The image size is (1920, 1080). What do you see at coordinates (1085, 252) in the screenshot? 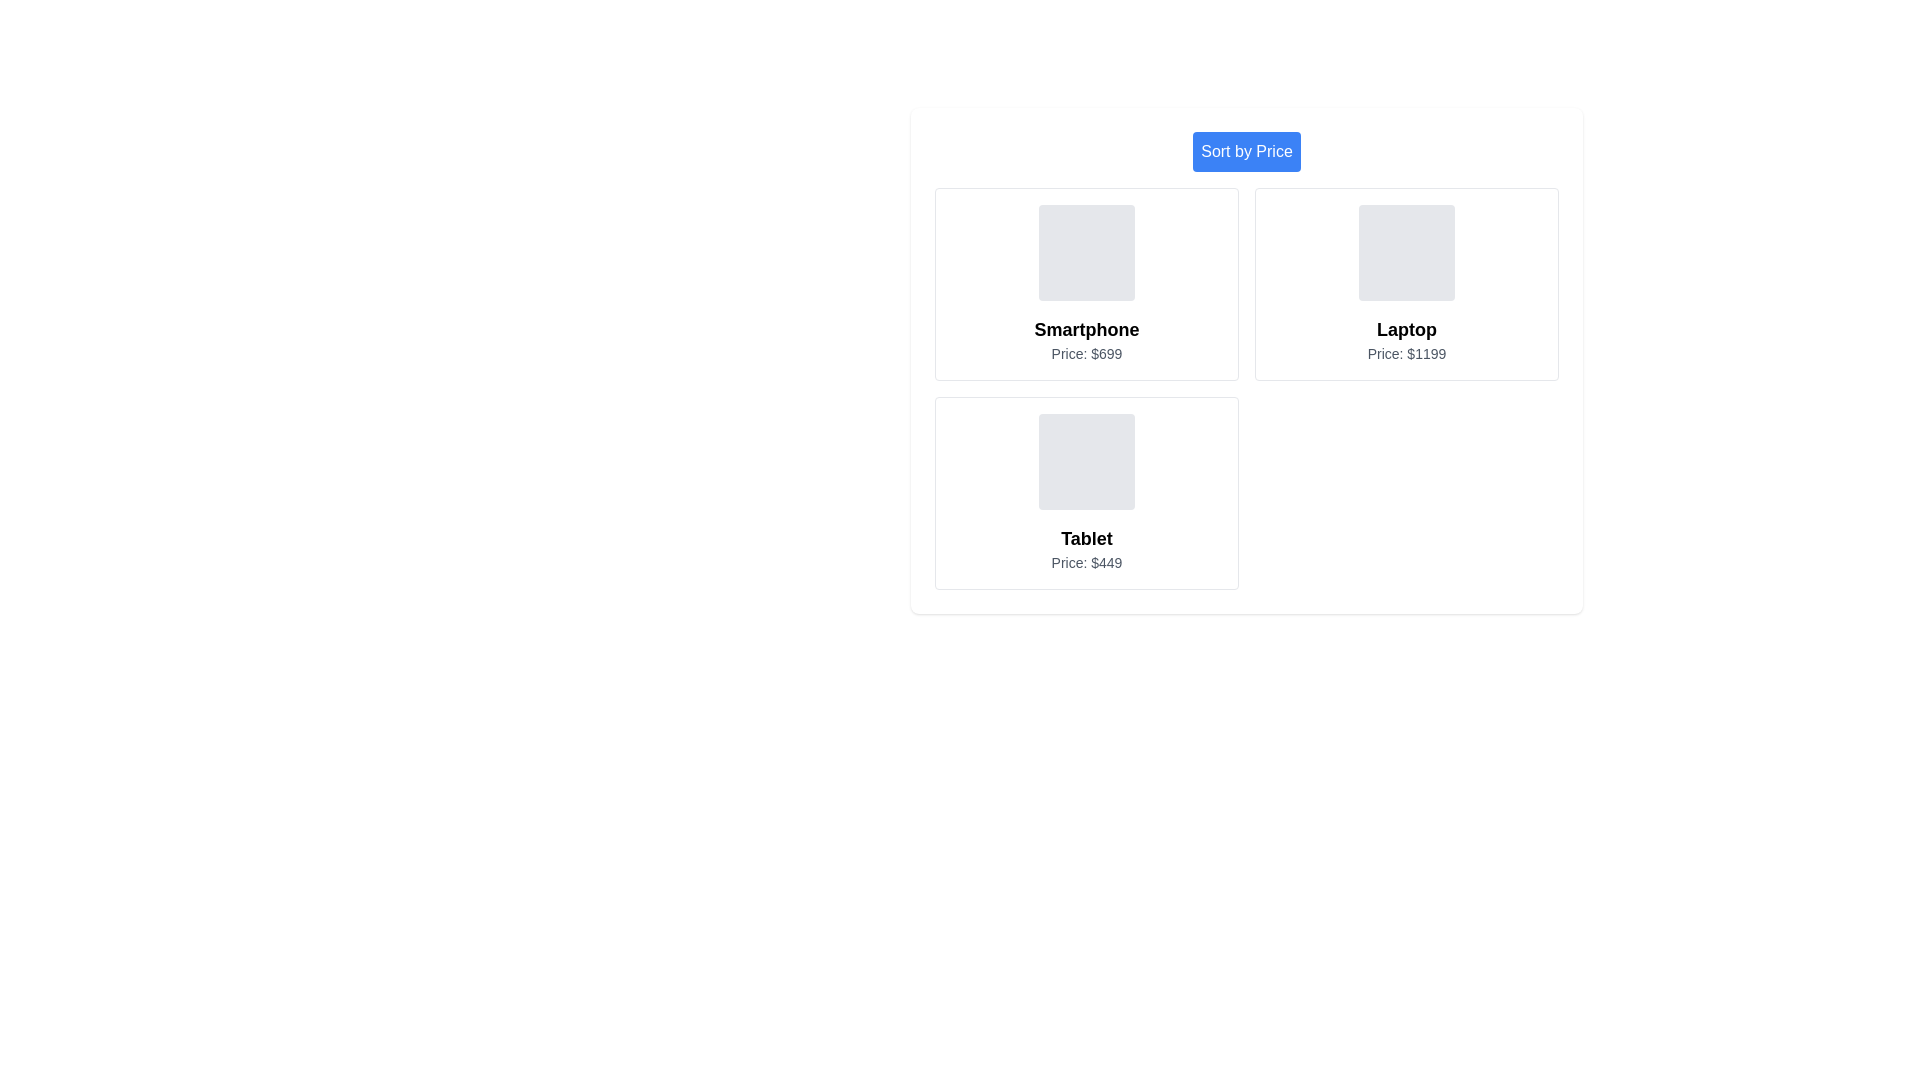
I see `the placeholder image for Smartphone` at bounding box center [1085, 252].